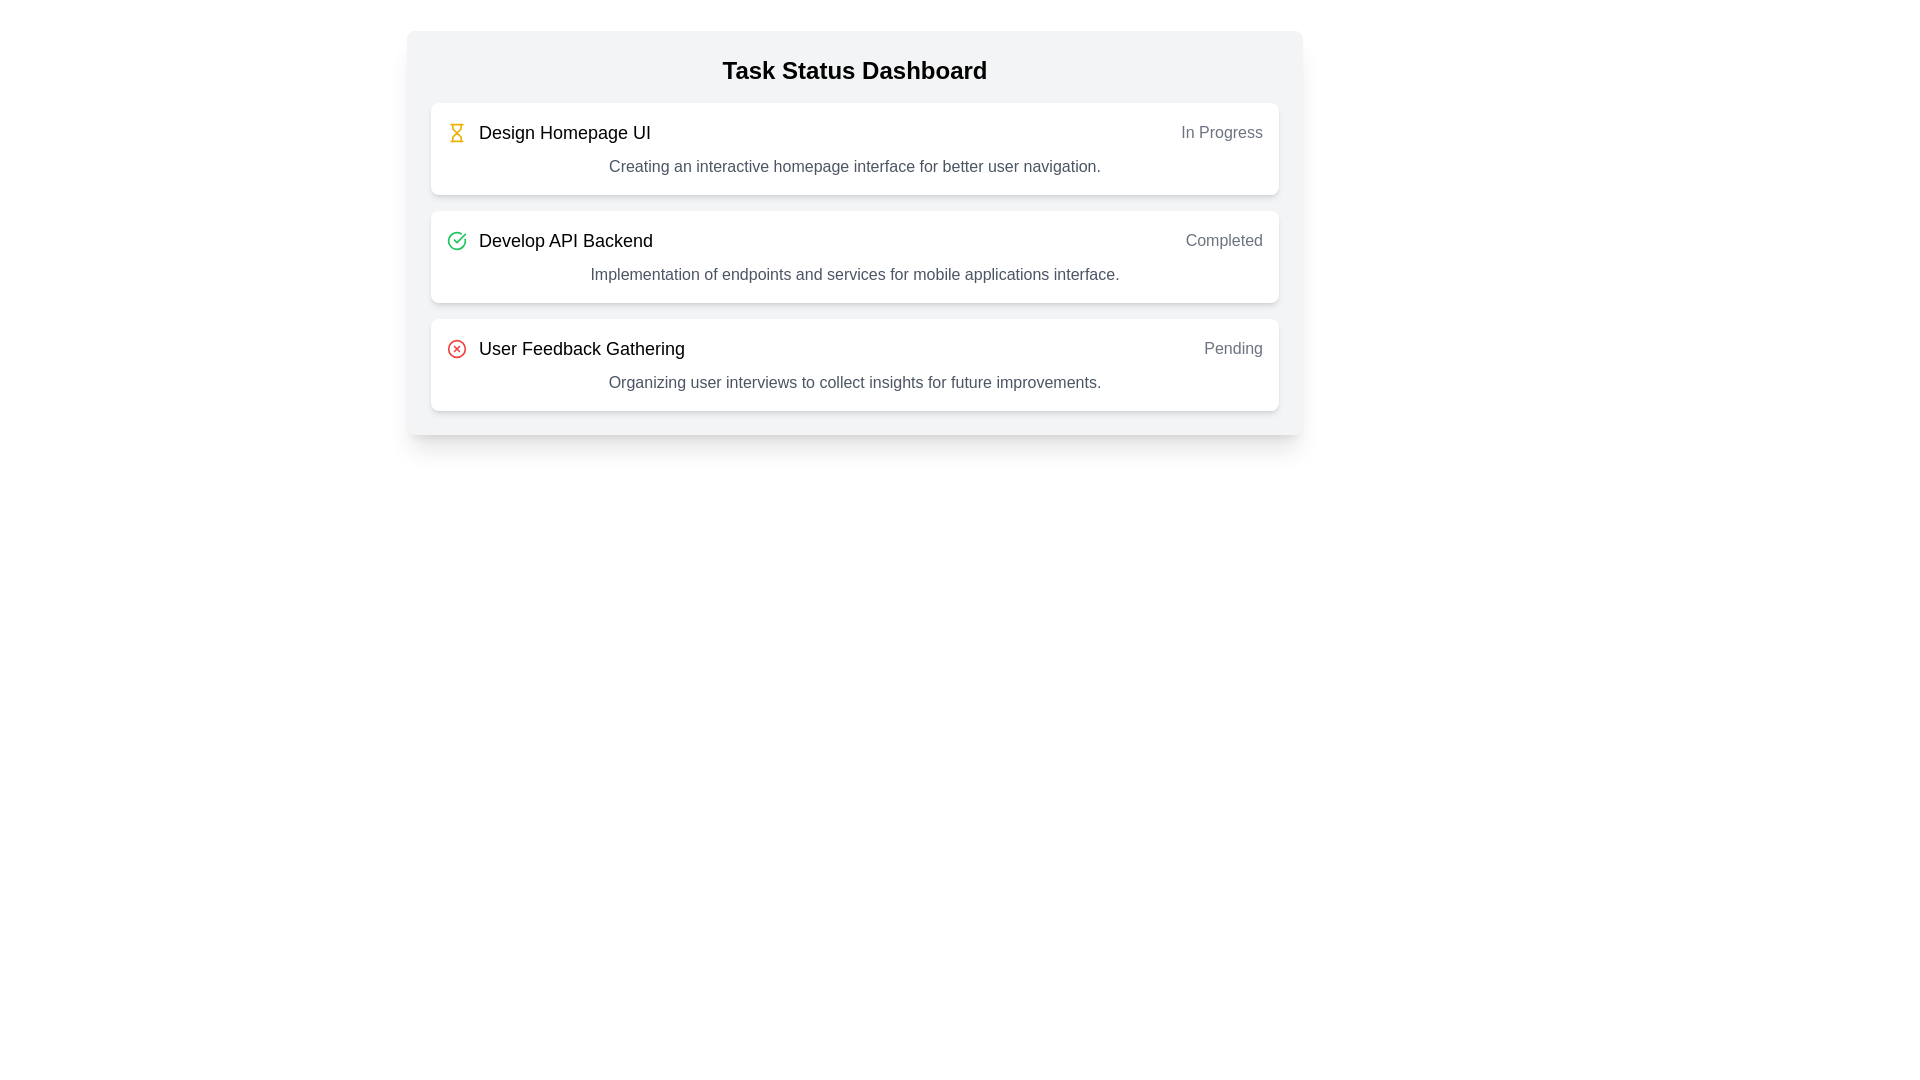 Image resolution: width=1920 pixels, height=1080 pixels. What do you see at coordinates (1232, 347) in the screenshot?
I see `the Text Label indicating the status of 'User Feedback Gathering', located near the top right corner of the section` at bounding box center [1232, 347].